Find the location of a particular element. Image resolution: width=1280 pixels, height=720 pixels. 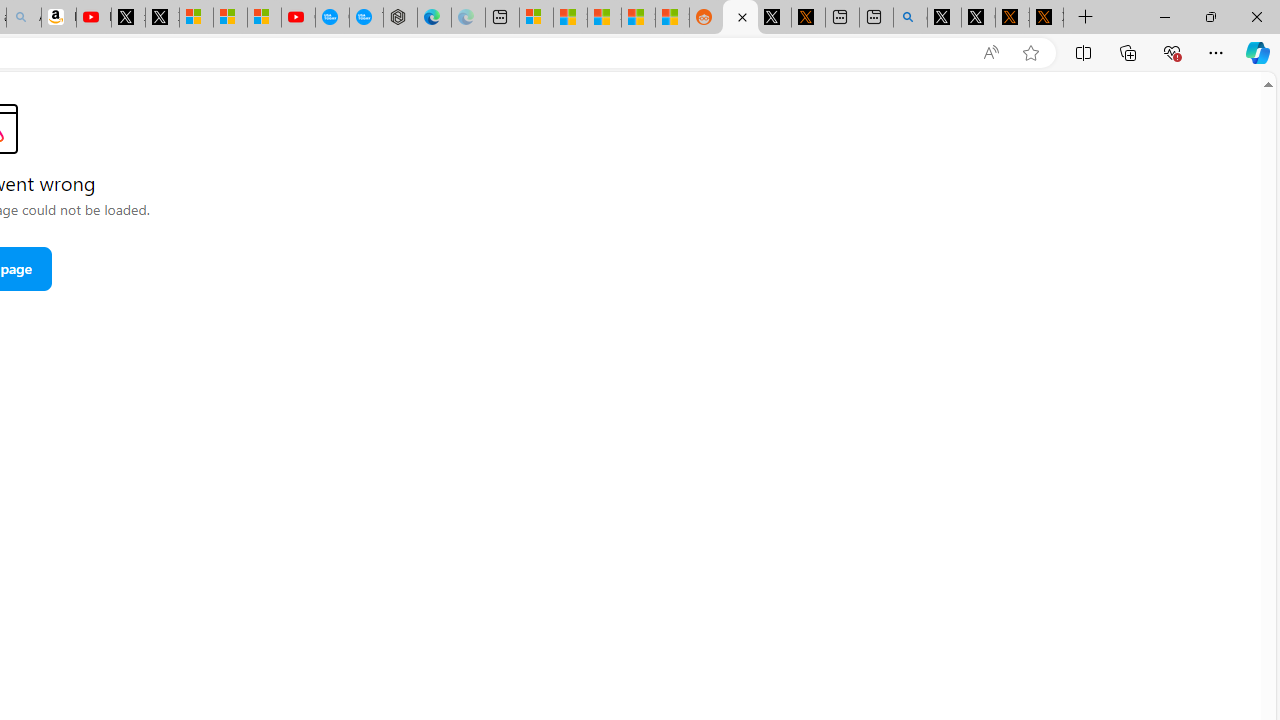

'github - Search' is located at coordinates (909, 17).